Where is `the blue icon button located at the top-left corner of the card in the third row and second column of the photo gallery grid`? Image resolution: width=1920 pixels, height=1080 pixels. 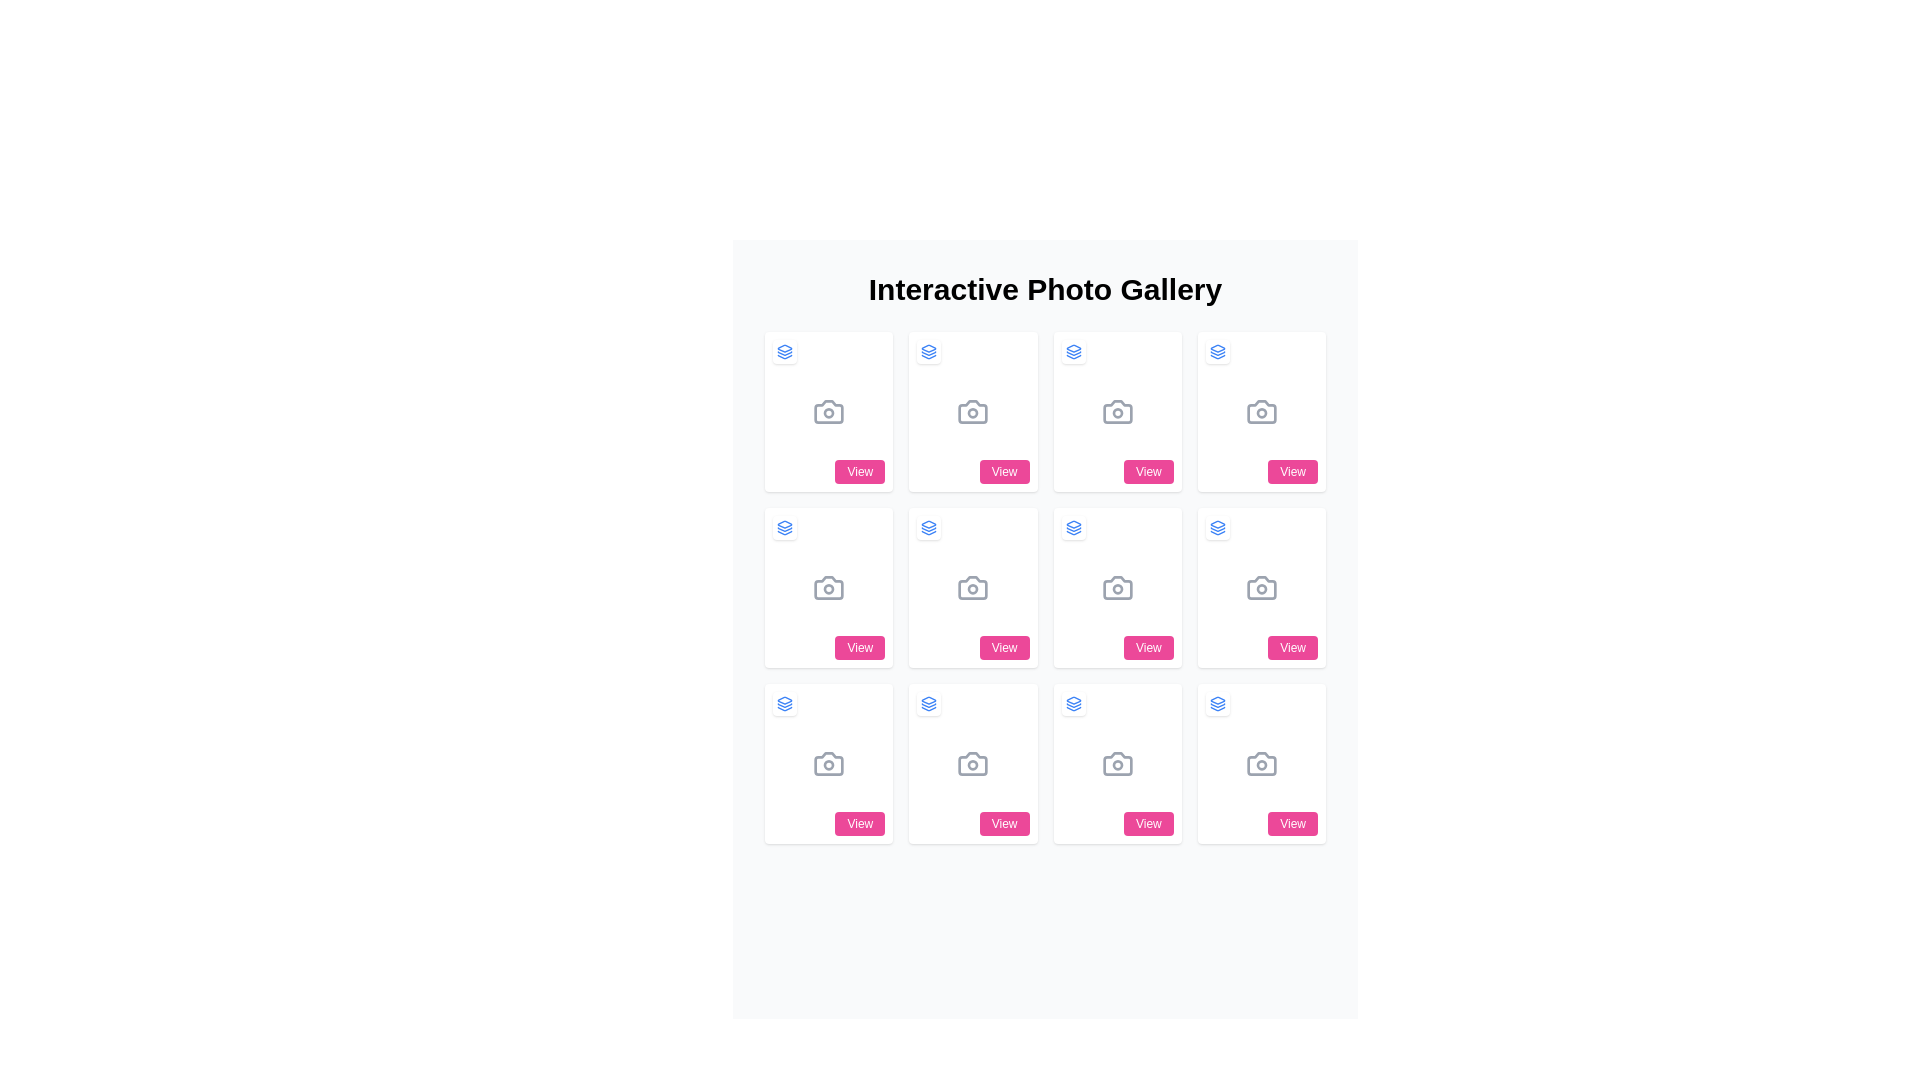 the blue icon button located at the top-left corner of the card in the third row and second column of the photo gallery grid is located at coordinates (928, 527).